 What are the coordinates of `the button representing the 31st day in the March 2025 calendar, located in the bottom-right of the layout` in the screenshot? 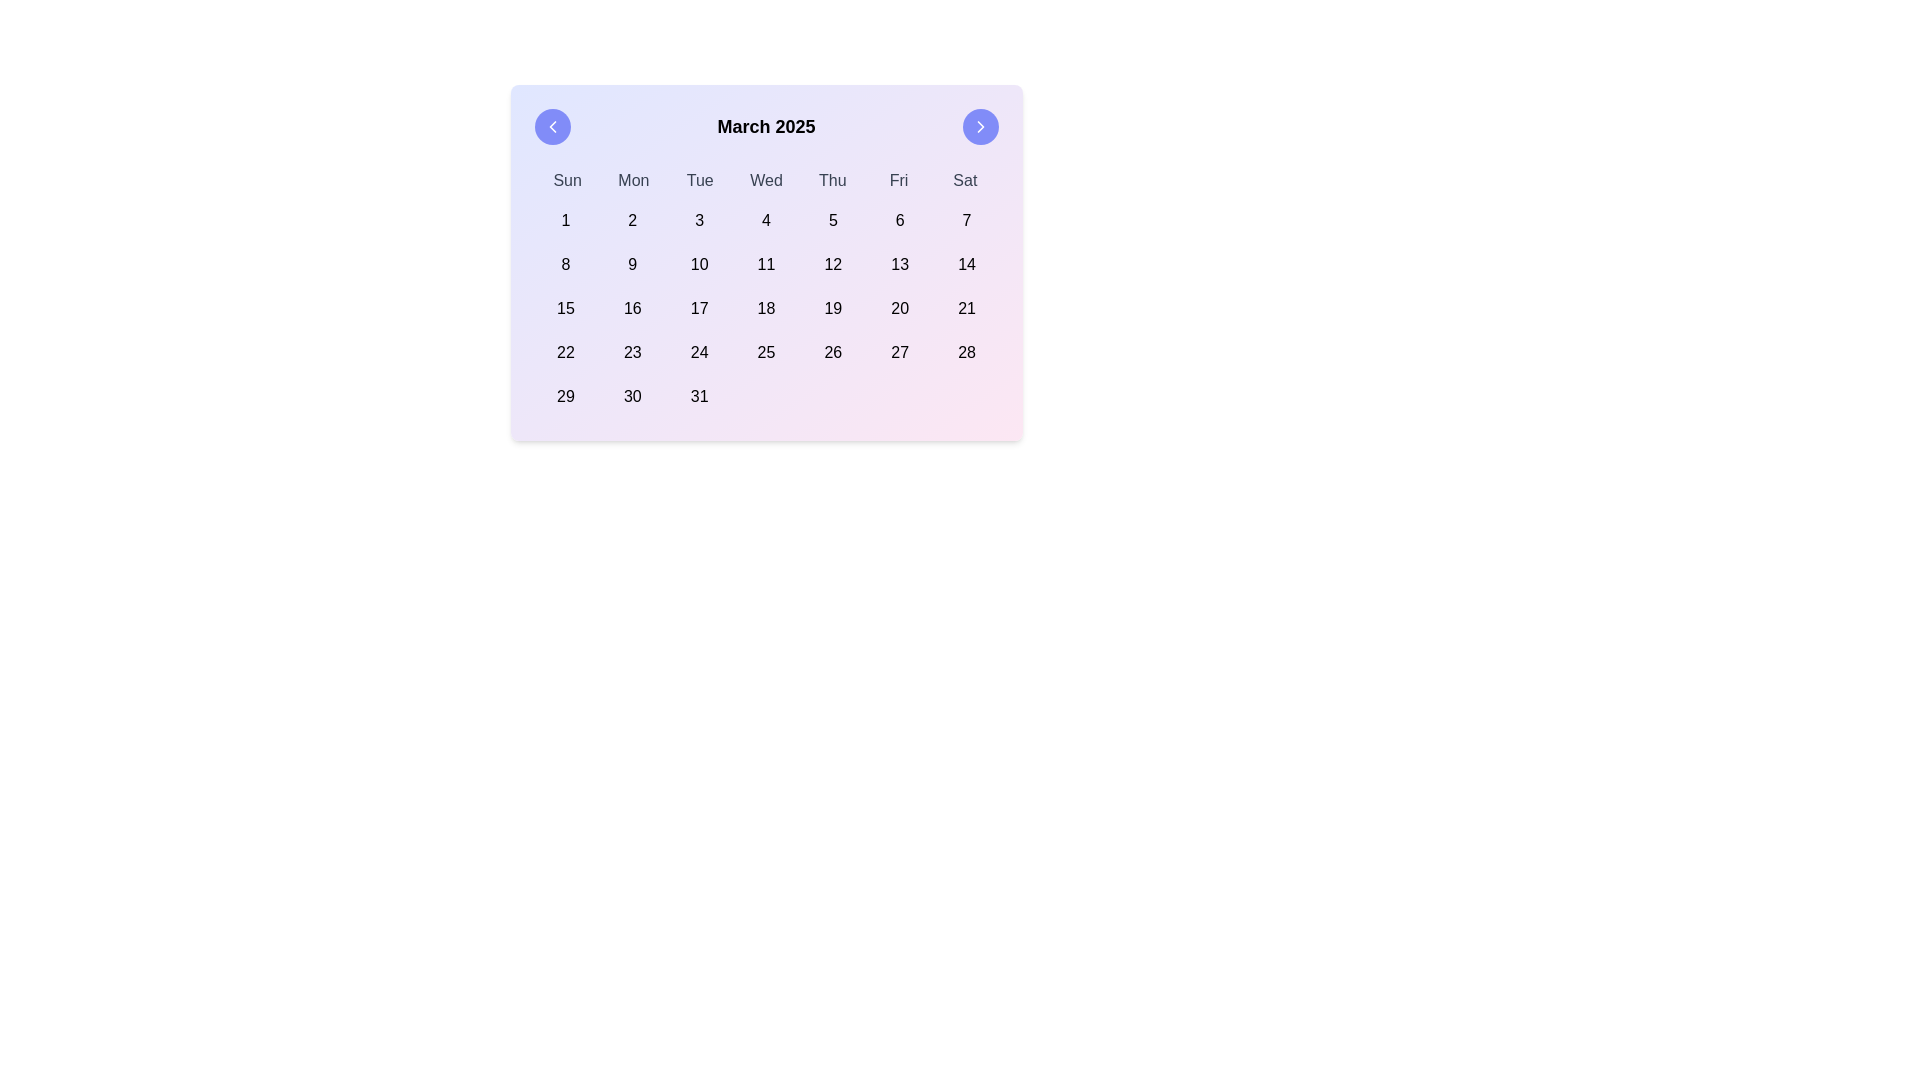 It's located at (699, 397).